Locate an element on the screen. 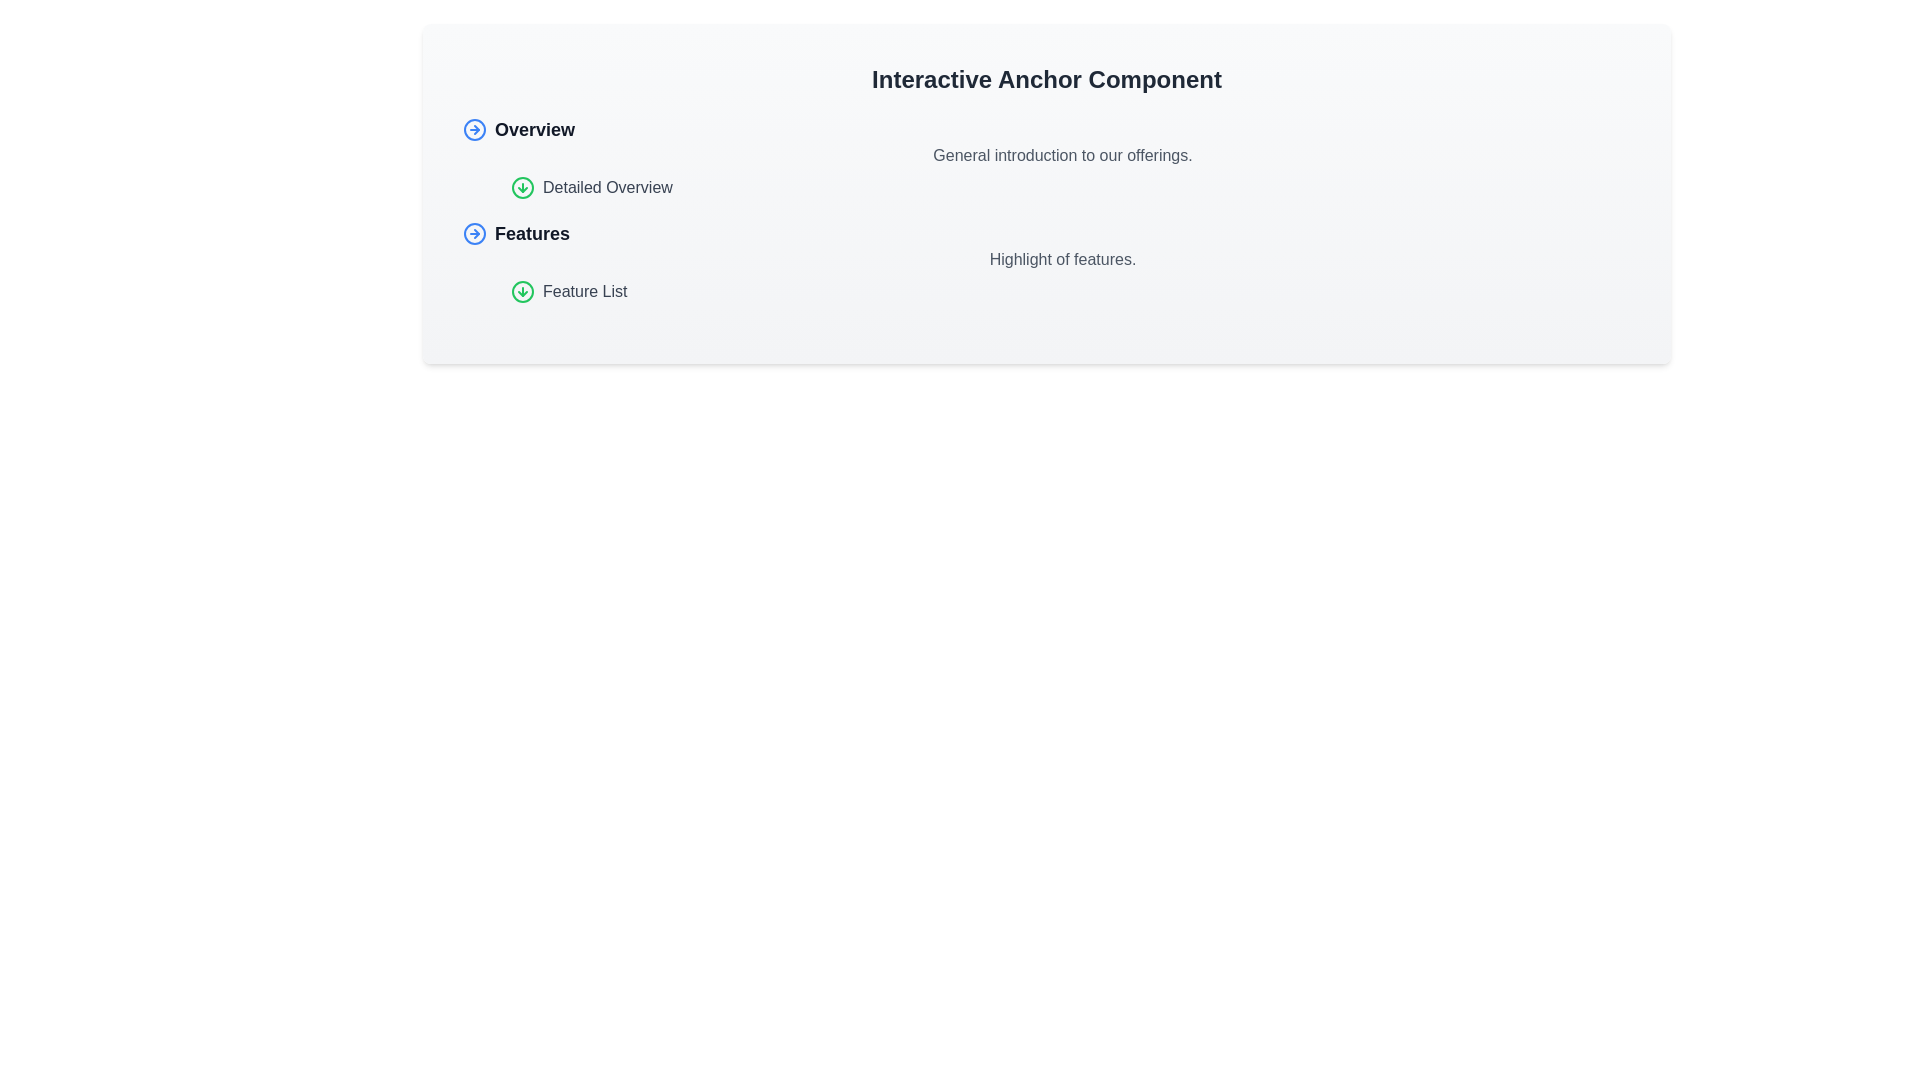 The width and height of the screenshot is (1920, 1080). the circular vector graphic element located on the right side of the second entry in the vertical feature list is located at coordinates (523, 292).